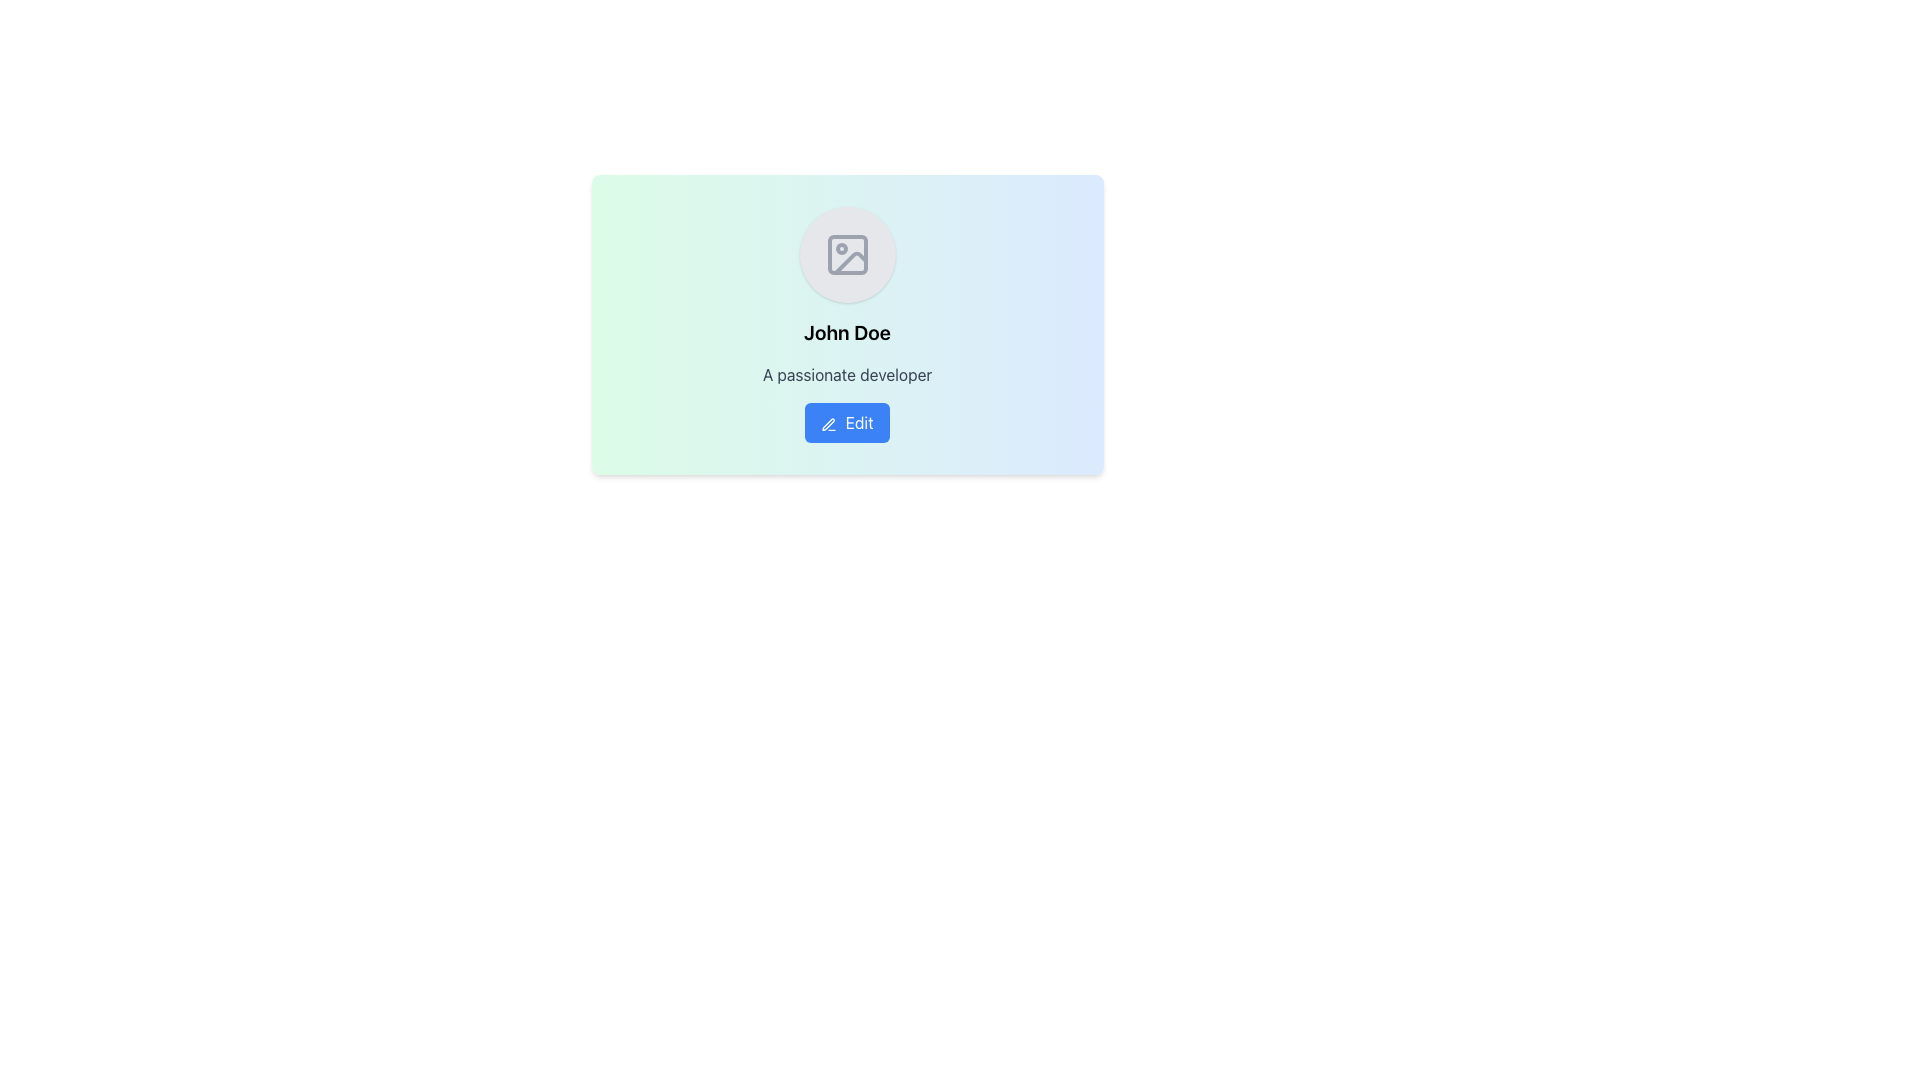  What do you see at coordinates (829, 423) in the screenshot?
I see `the pen icon located under the 'Edit' label` at bounding box center [829, 423].